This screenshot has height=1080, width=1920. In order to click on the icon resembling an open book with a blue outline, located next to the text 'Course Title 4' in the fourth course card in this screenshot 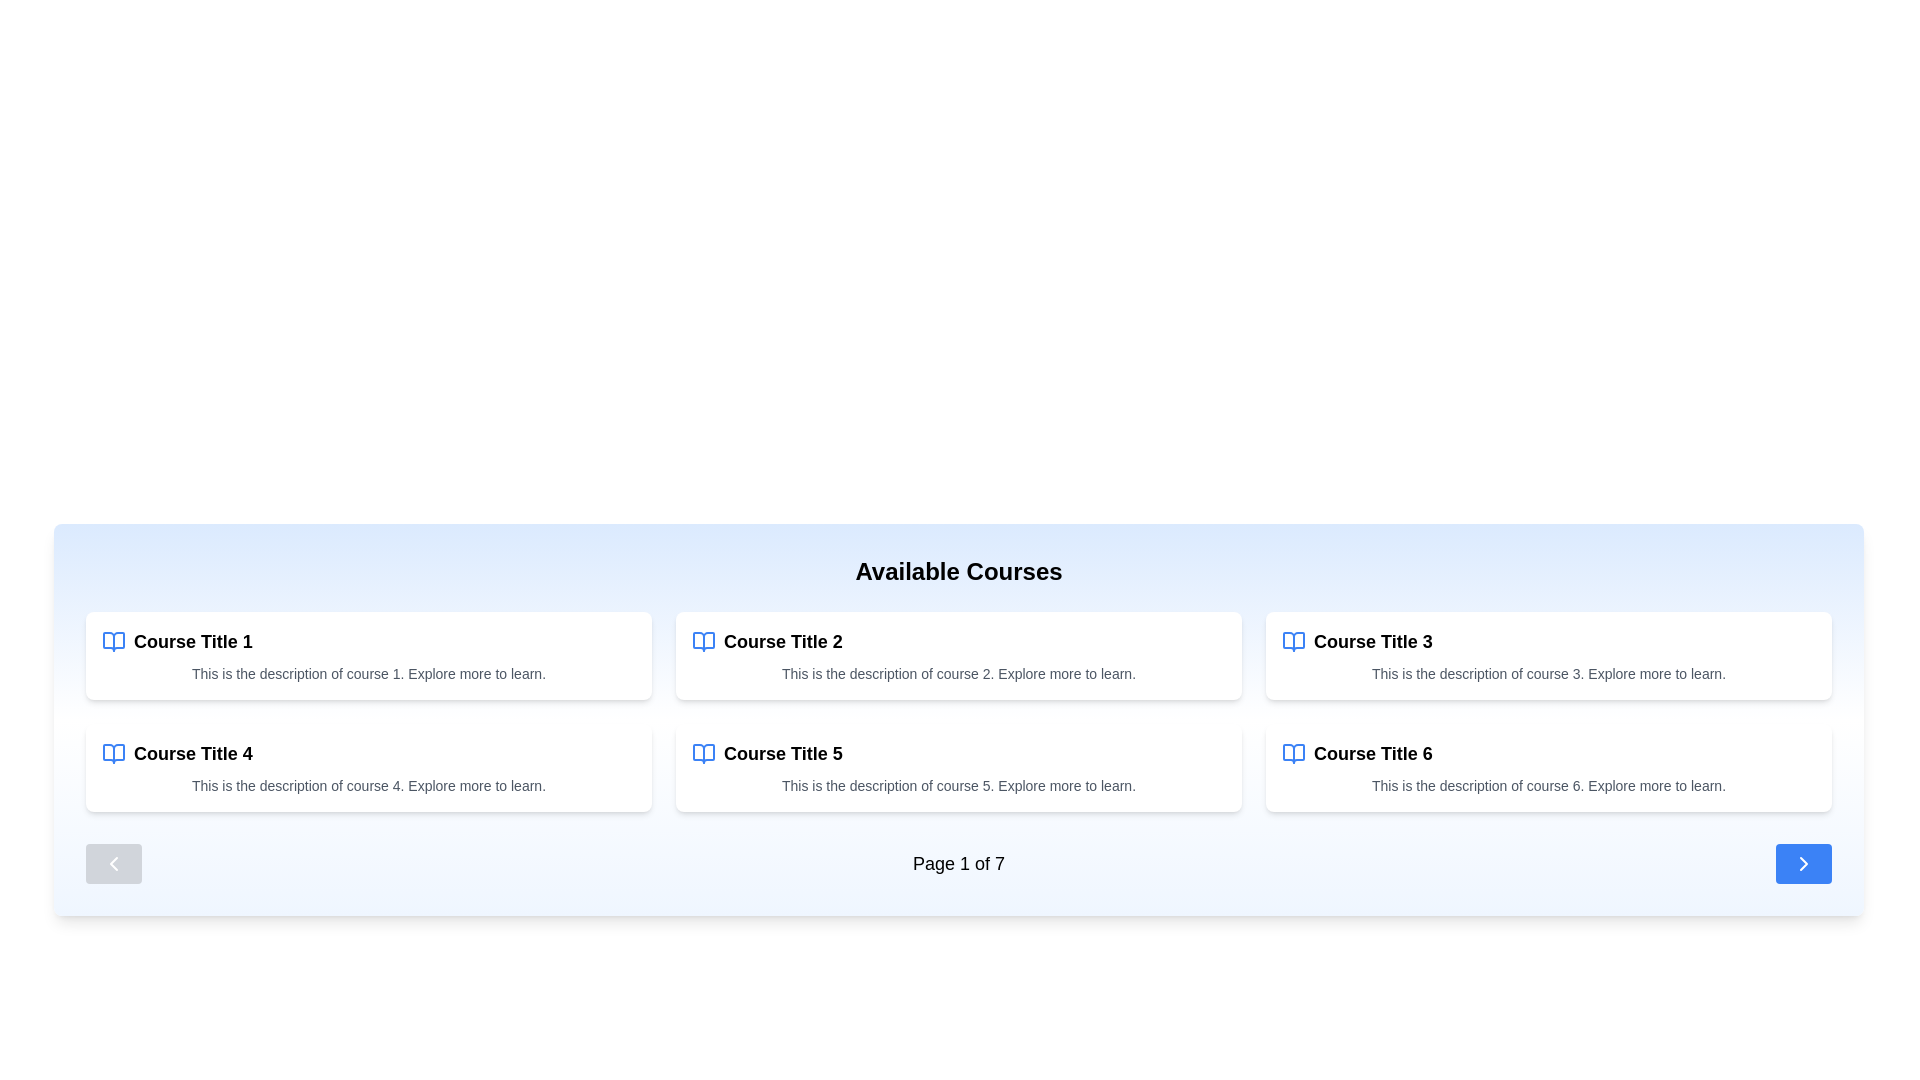, I will do `click(113, 753)`.